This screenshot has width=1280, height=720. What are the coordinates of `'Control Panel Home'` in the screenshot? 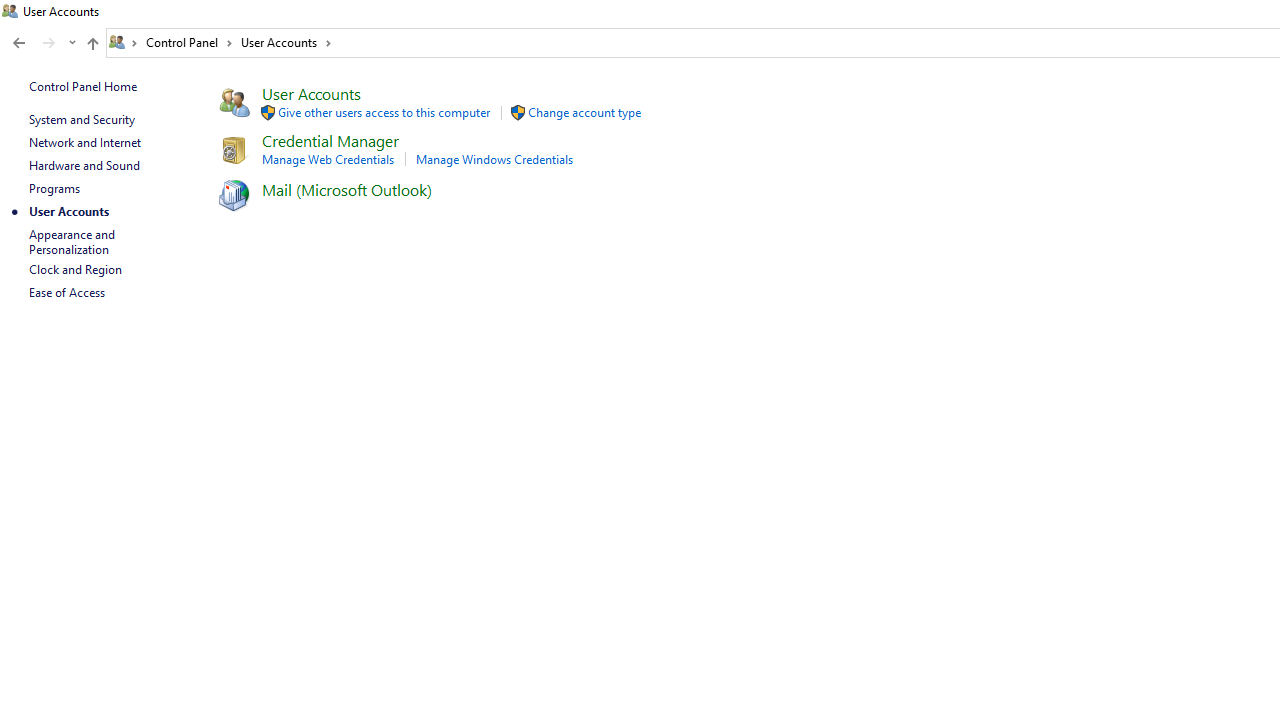 It's located at (82, 85).